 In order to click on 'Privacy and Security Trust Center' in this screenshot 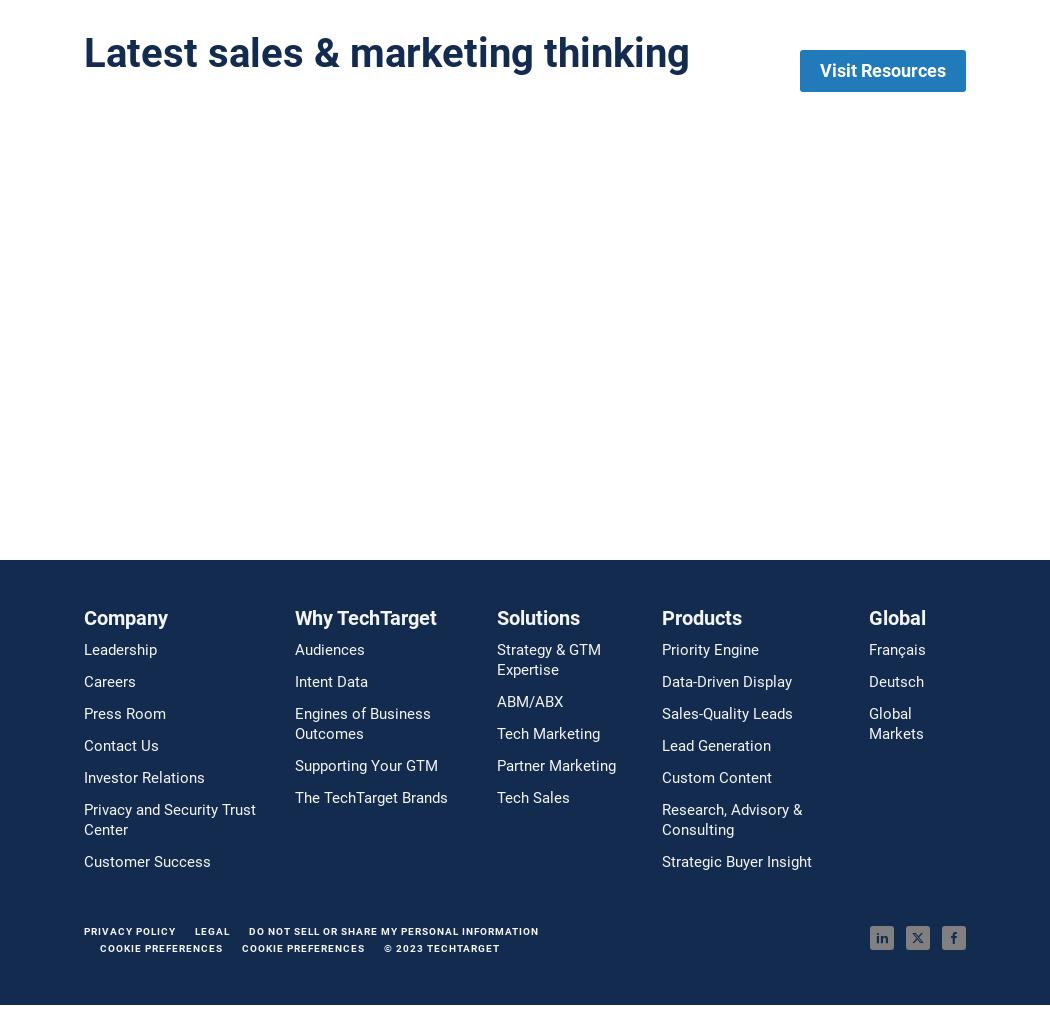, I will do `click(169, 819)`.